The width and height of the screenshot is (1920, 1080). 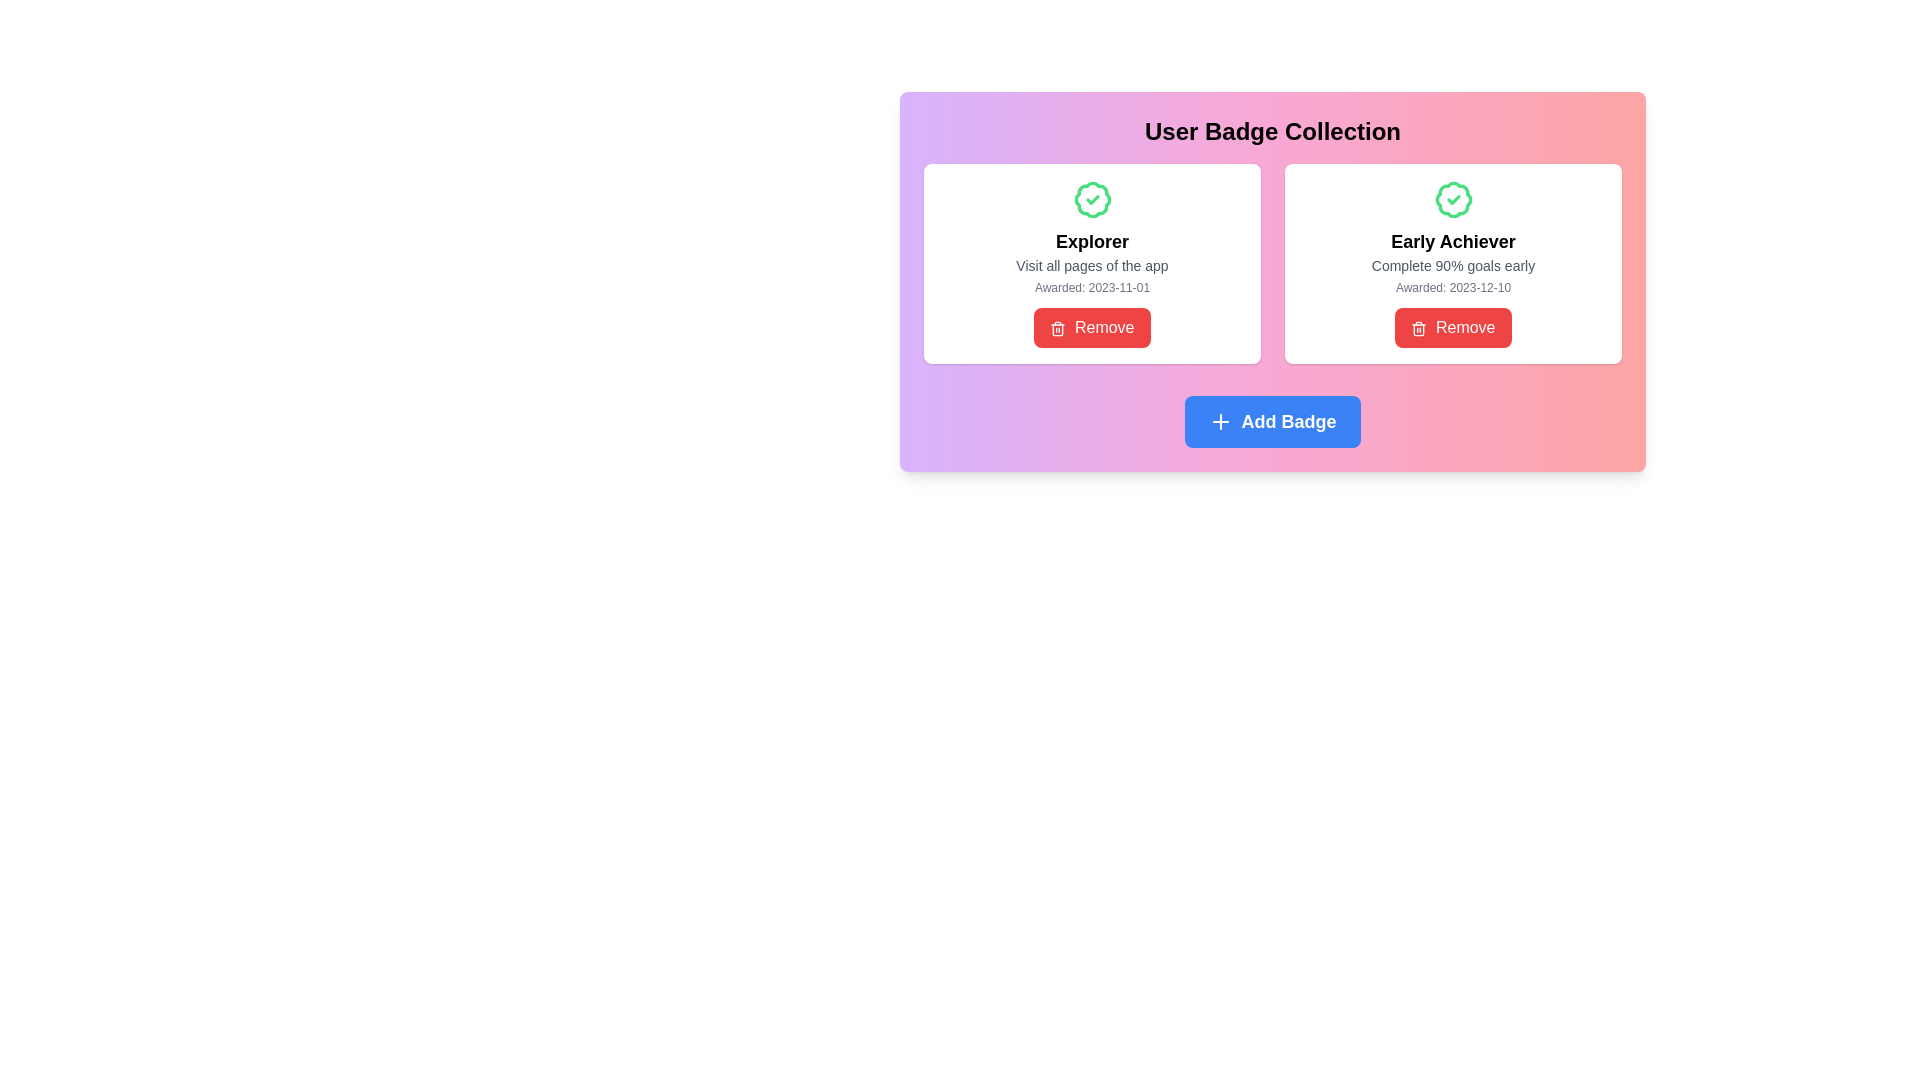 I want to click on the green badge icon with a checkmark inside the 'Early Achiever' card in the 'User Badge Collection' panel, which is centered above the card title, so click(x=1453, y=200).